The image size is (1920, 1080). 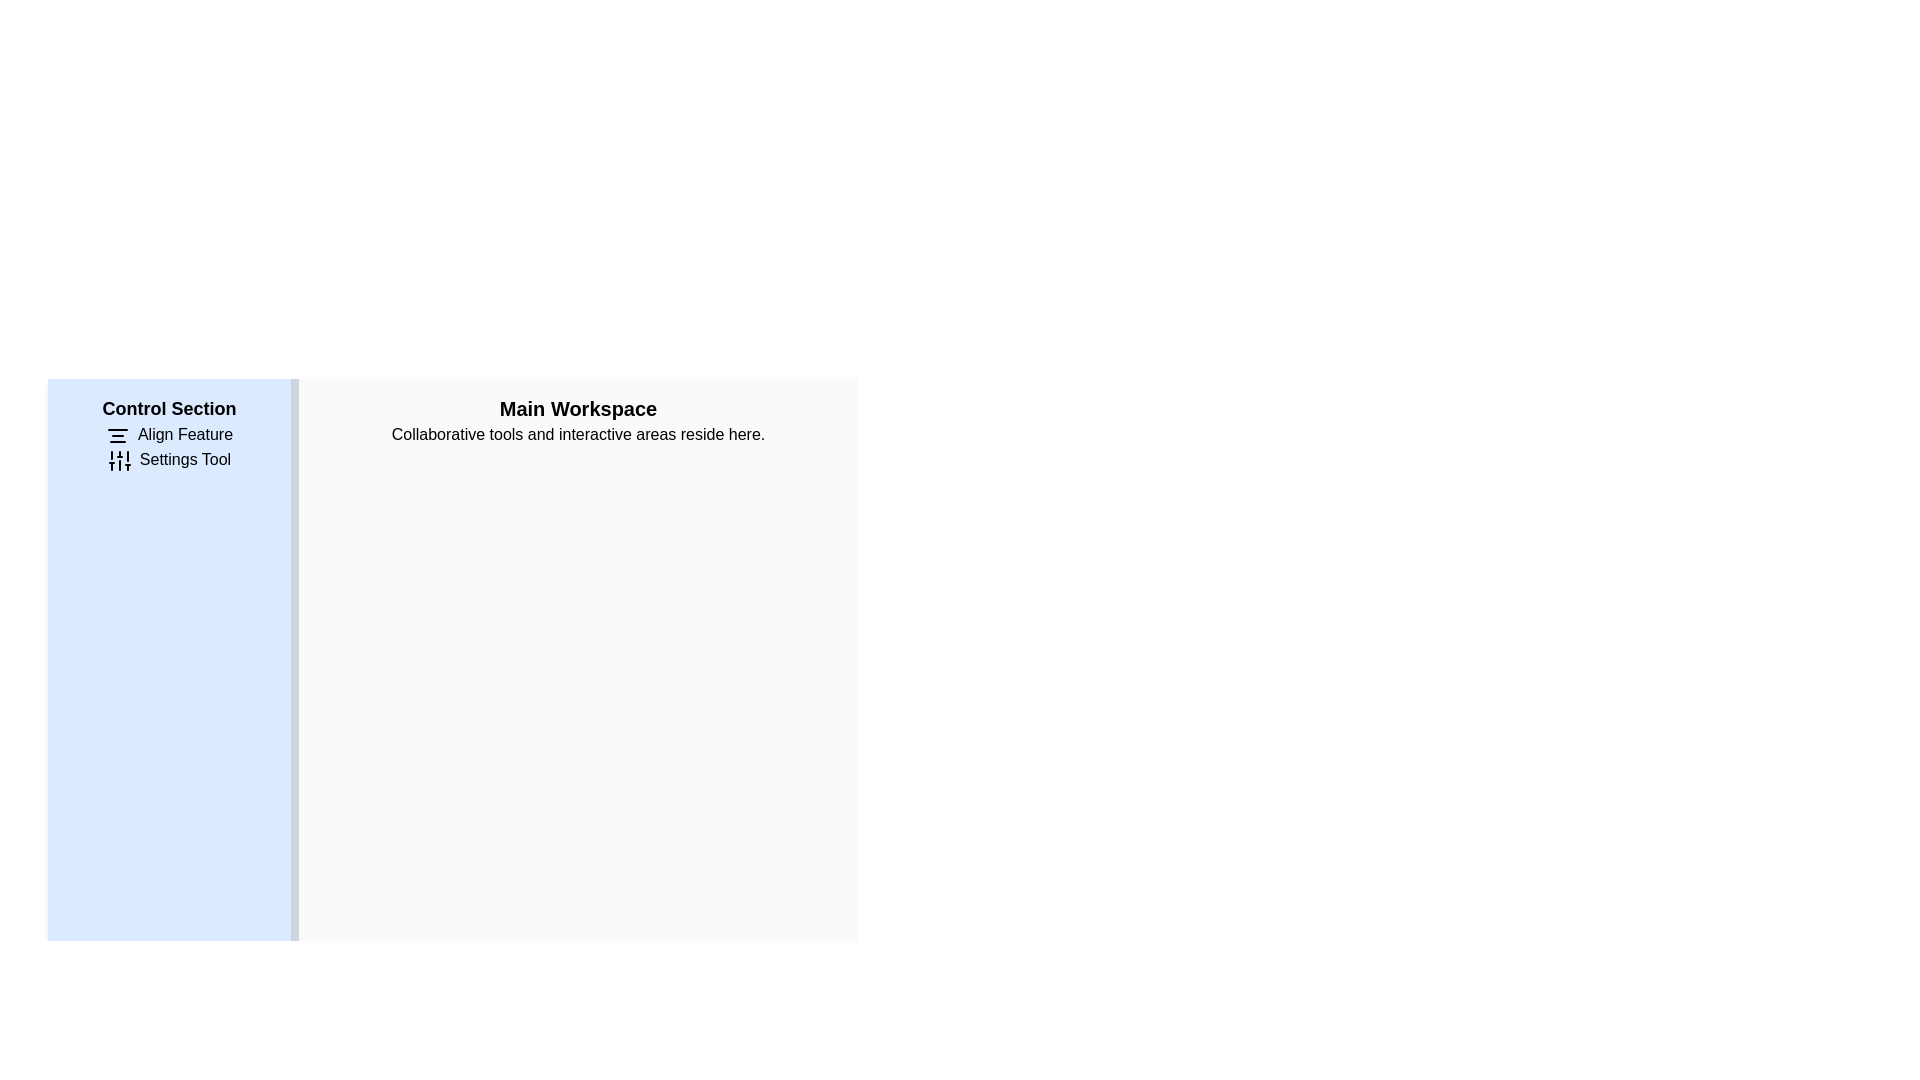 I want to click on text of the Text Label that serves as a title for the workspace section, positioned above the text 'Collaborative tools and interactive areas reside here.', so click(x=577, y=407).